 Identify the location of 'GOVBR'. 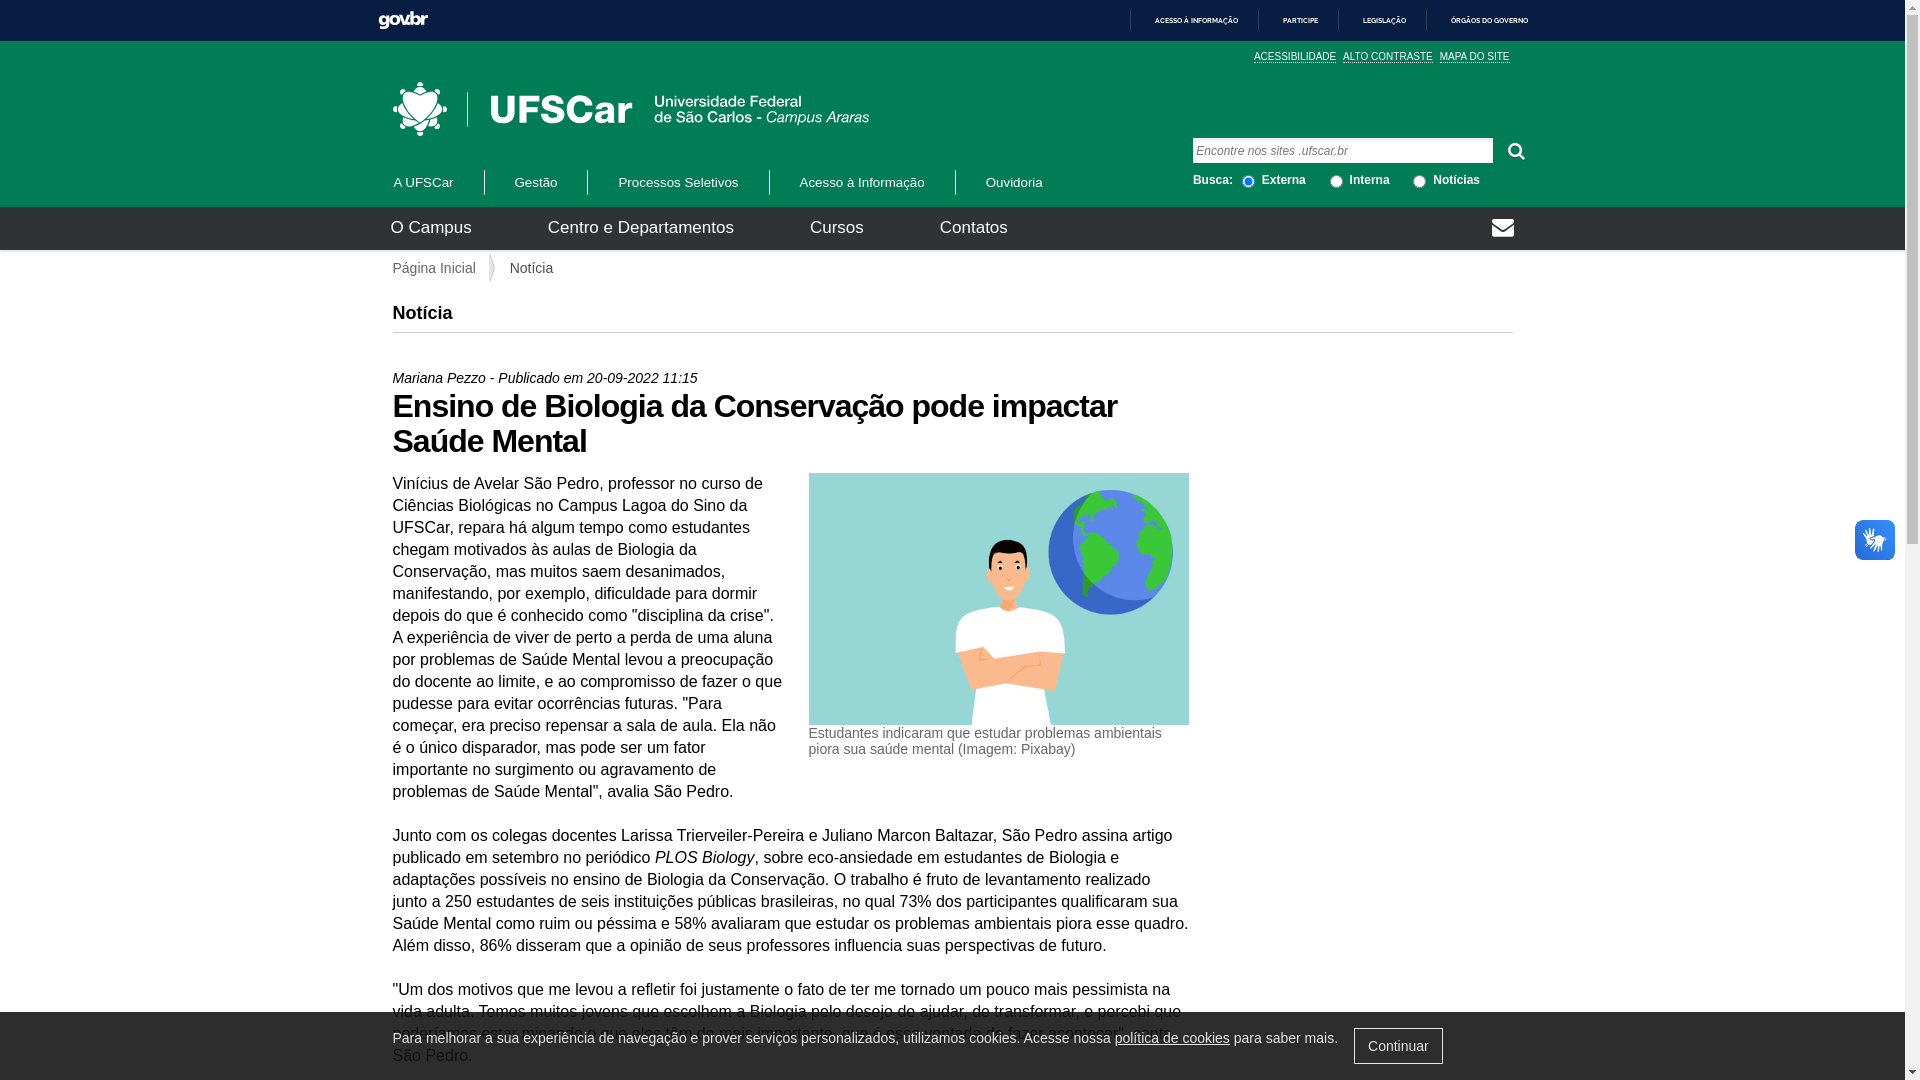
(402, 19).